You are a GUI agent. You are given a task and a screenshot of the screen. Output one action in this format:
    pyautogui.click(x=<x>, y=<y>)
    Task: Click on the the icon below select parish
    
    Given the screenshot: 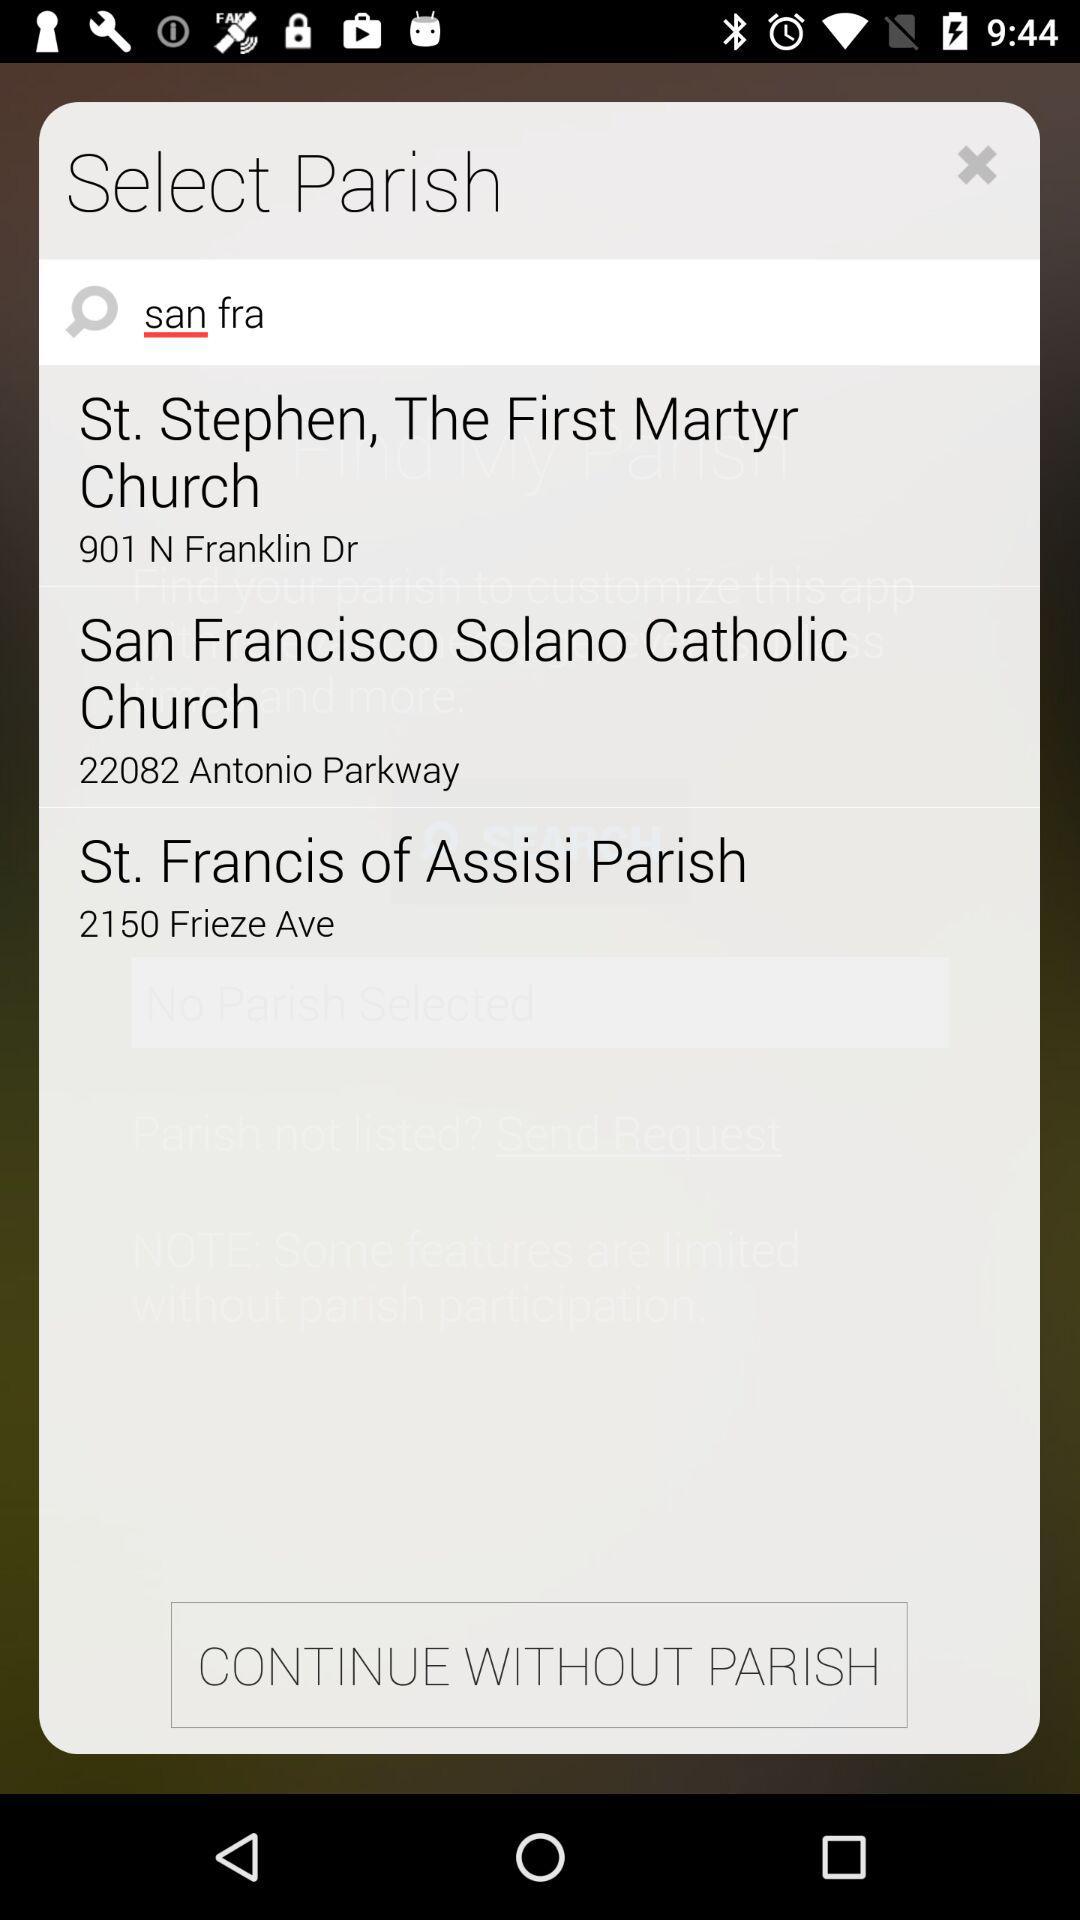 What is the action you would take?
    pyautogui.click(x=538, y=311)
    